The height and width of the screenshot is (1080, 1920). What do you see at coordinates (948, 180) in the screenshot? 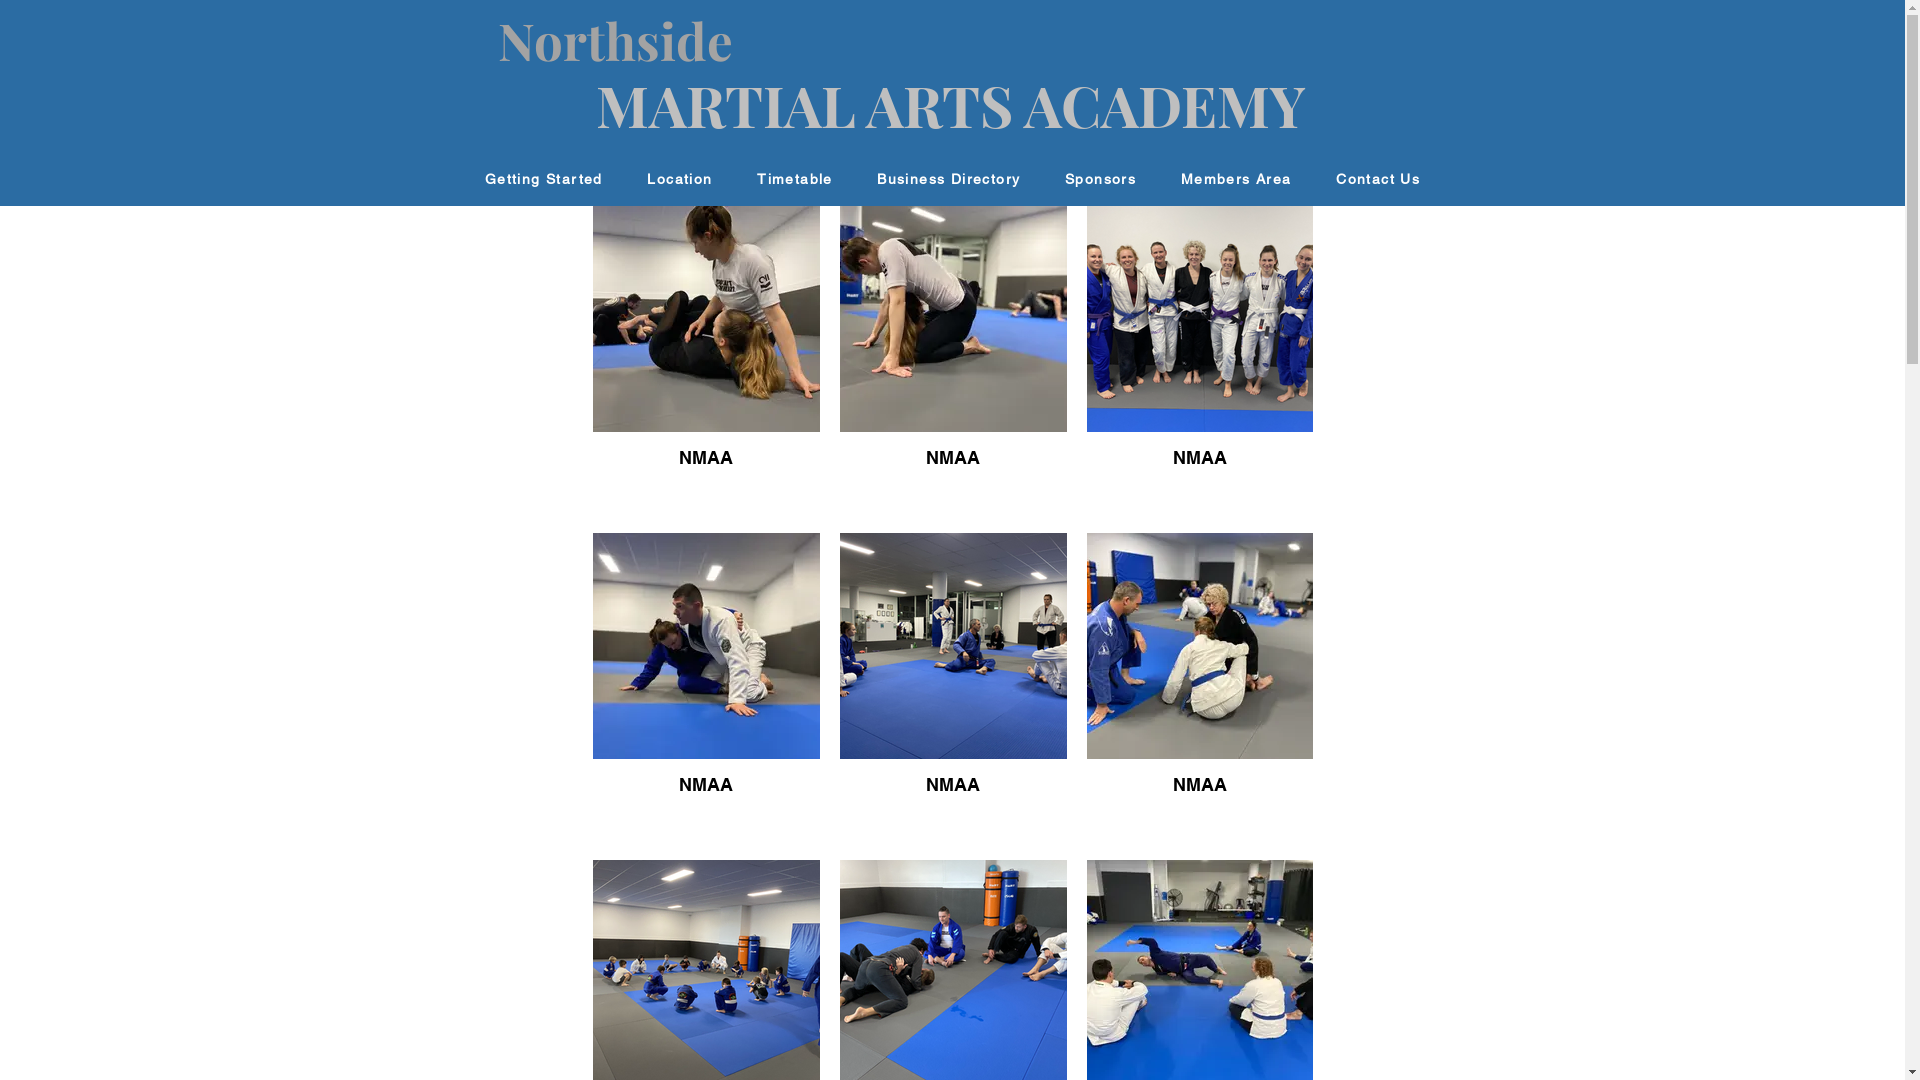
I see `'Business Directory'` at bounding box center [948, 180].